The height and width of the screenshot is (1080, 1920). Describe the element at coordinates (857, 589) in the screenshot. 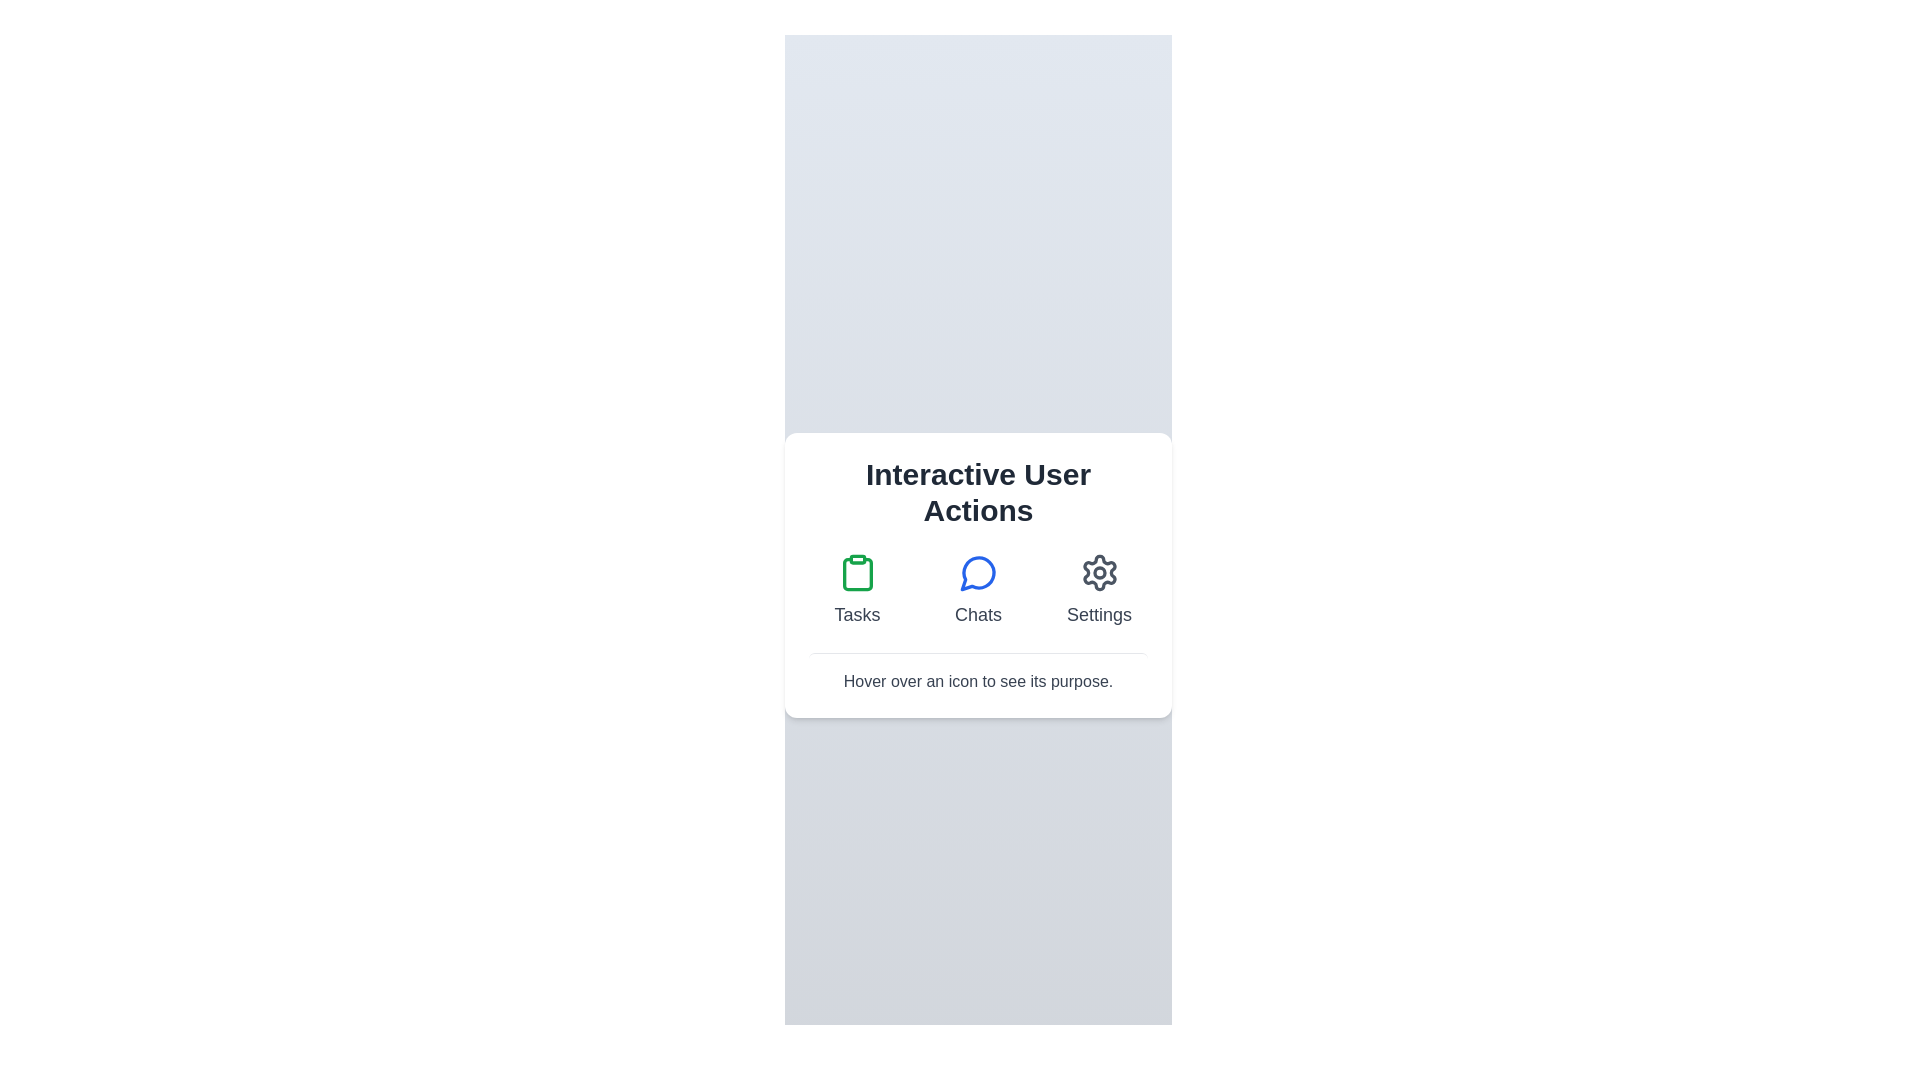

I see `the 'Tasks' clickable module, which is the first entry in a grid of three options, positioned on the far left before 'Chats' and 'Settings'` at that location.